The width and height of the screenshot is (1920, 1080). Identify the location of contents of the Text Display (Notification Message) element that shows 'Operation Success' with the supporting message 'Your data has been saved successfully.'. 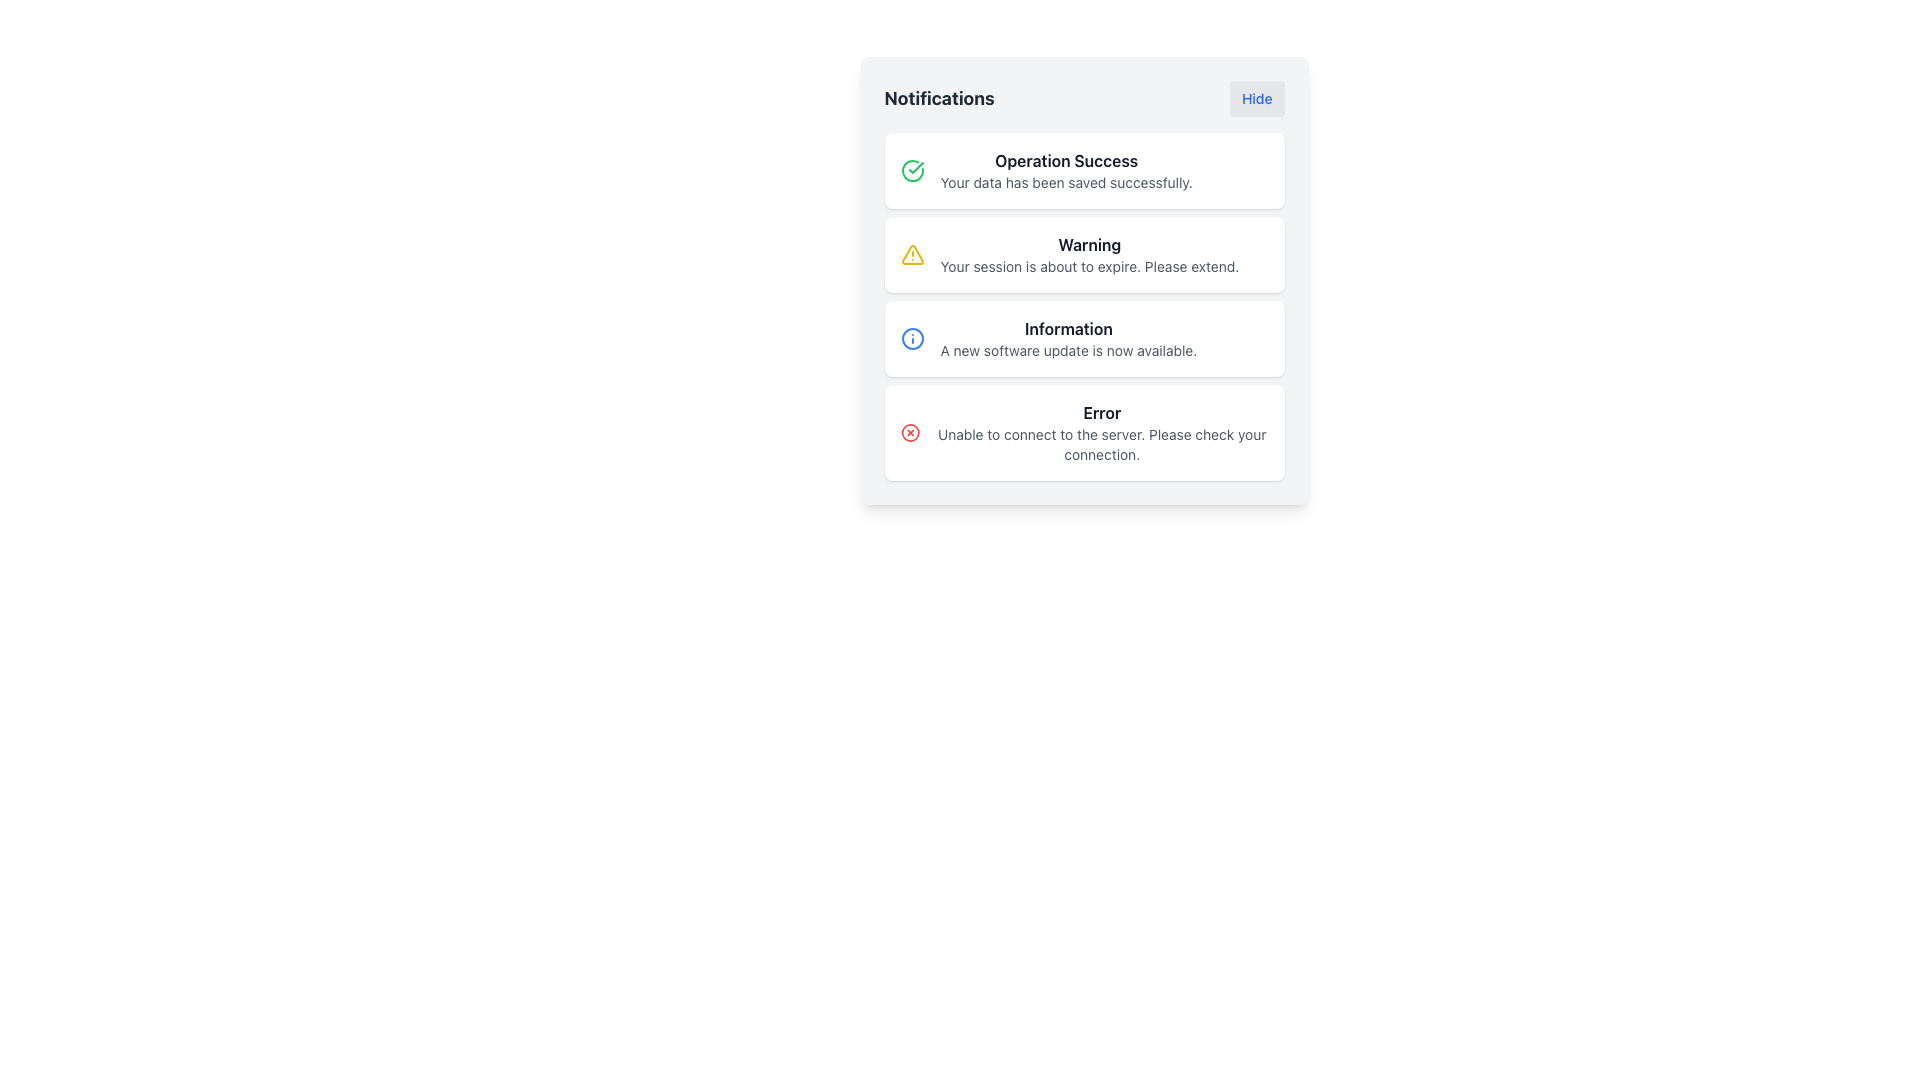
(1065, 169).